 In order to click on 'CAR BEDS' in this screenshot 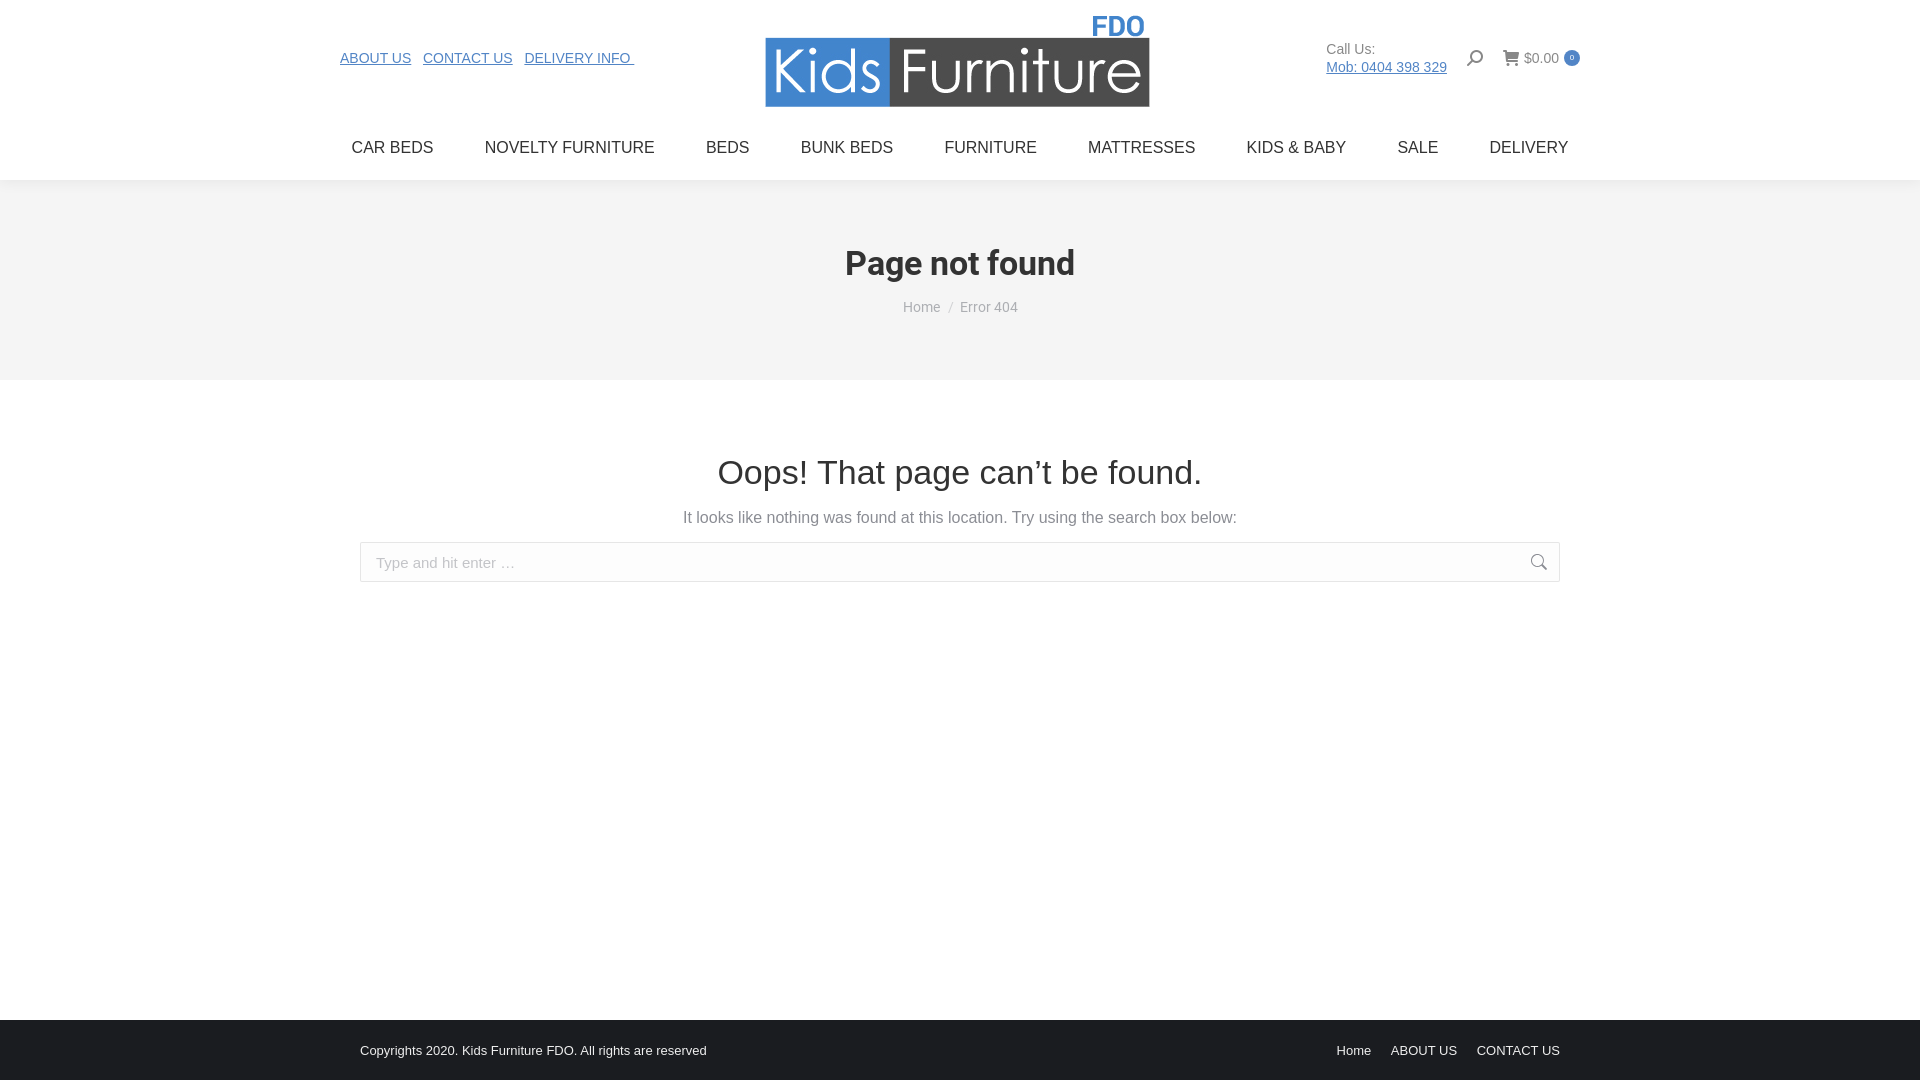, I will do `click(392, 146)`.